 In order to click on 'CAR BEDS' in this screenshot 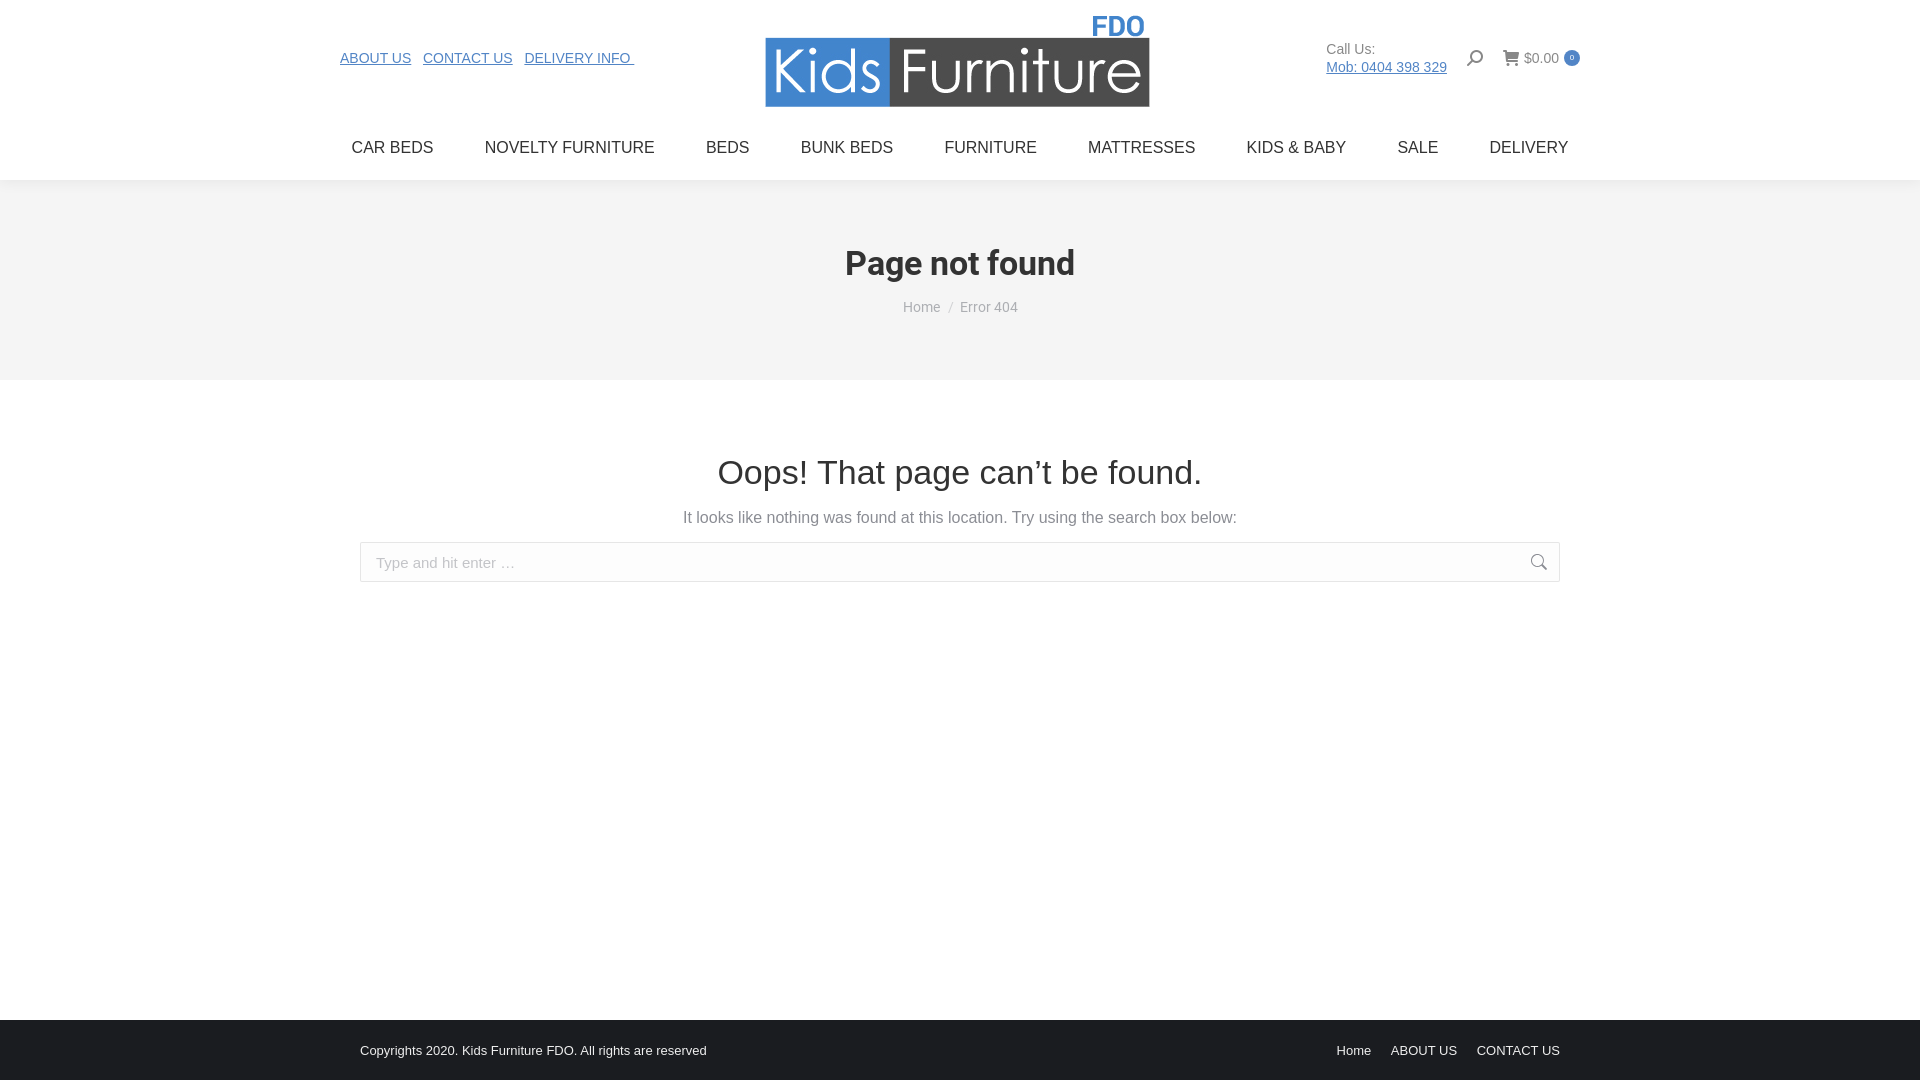, I will do `click(392, 146)`.